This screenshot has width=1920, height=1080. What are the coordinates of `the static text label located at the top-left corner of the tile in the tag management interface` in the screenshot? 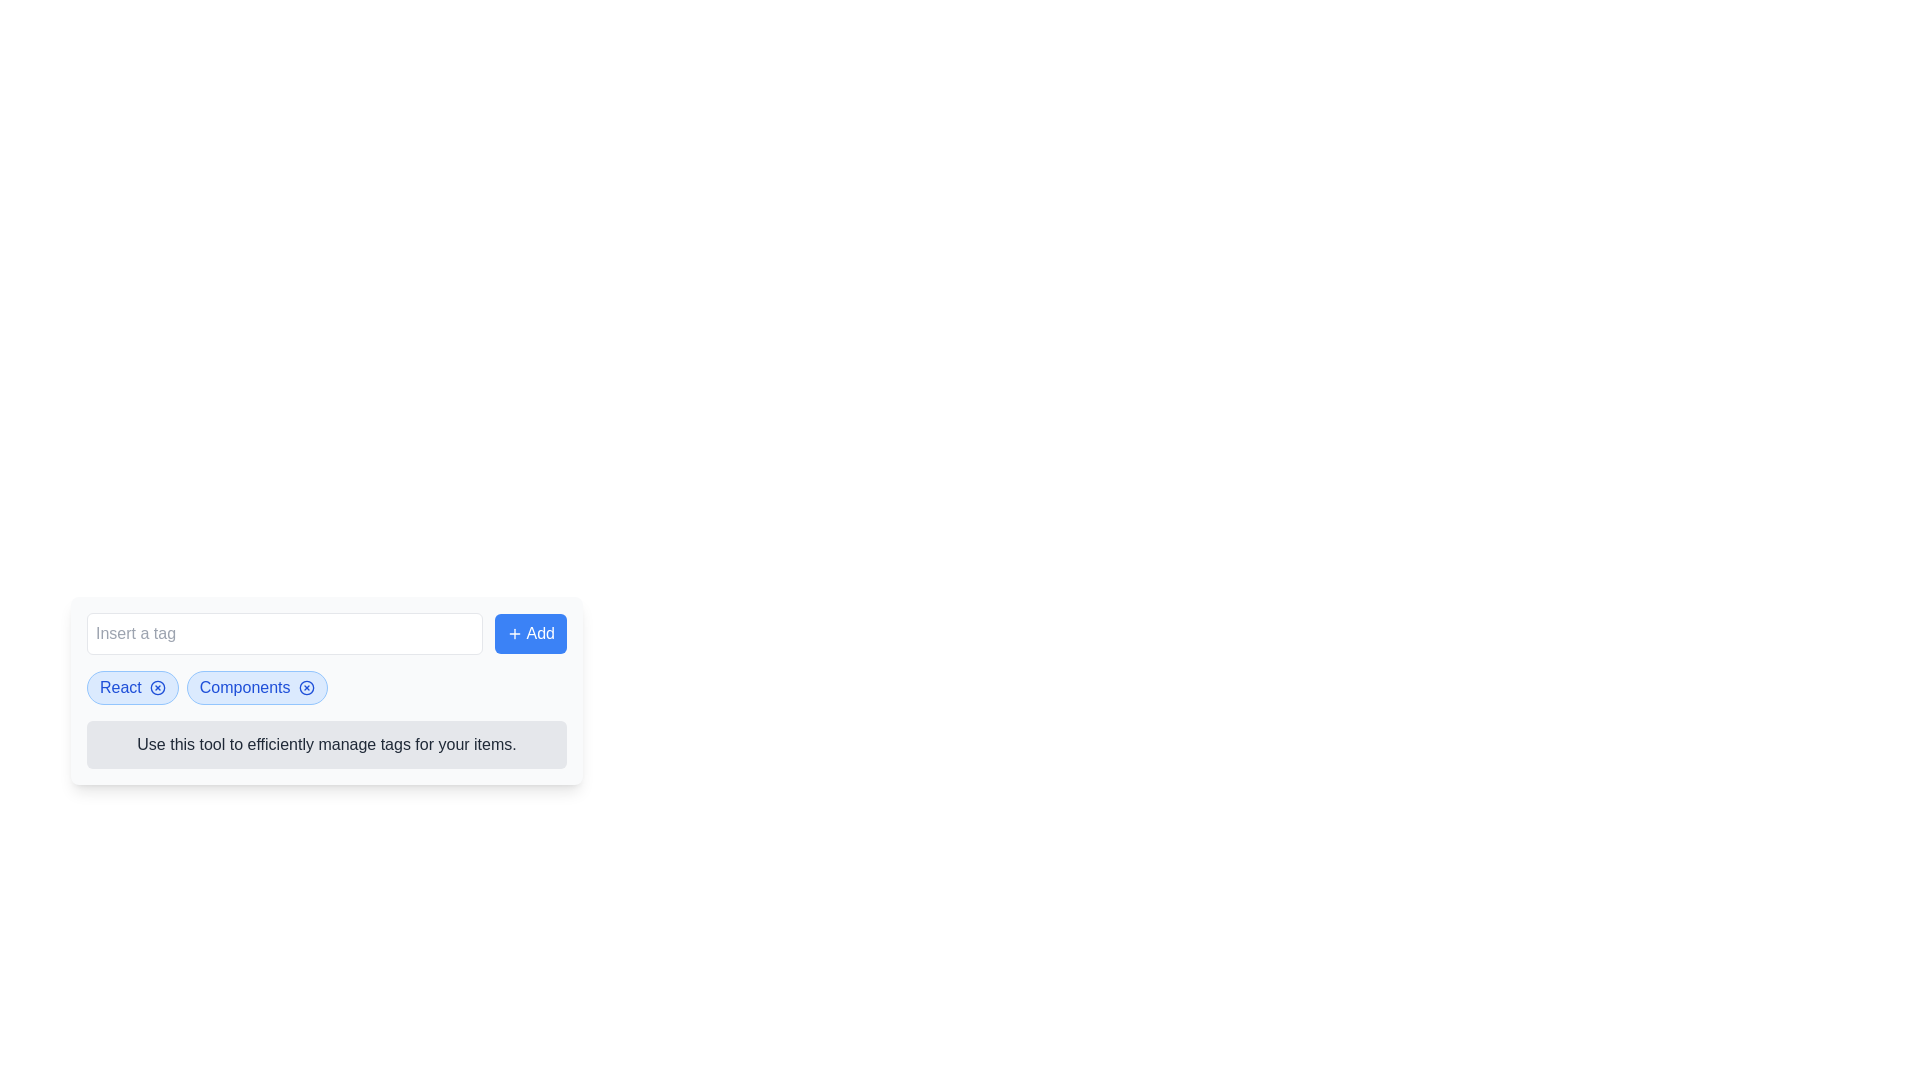 It's located at (119, 686).